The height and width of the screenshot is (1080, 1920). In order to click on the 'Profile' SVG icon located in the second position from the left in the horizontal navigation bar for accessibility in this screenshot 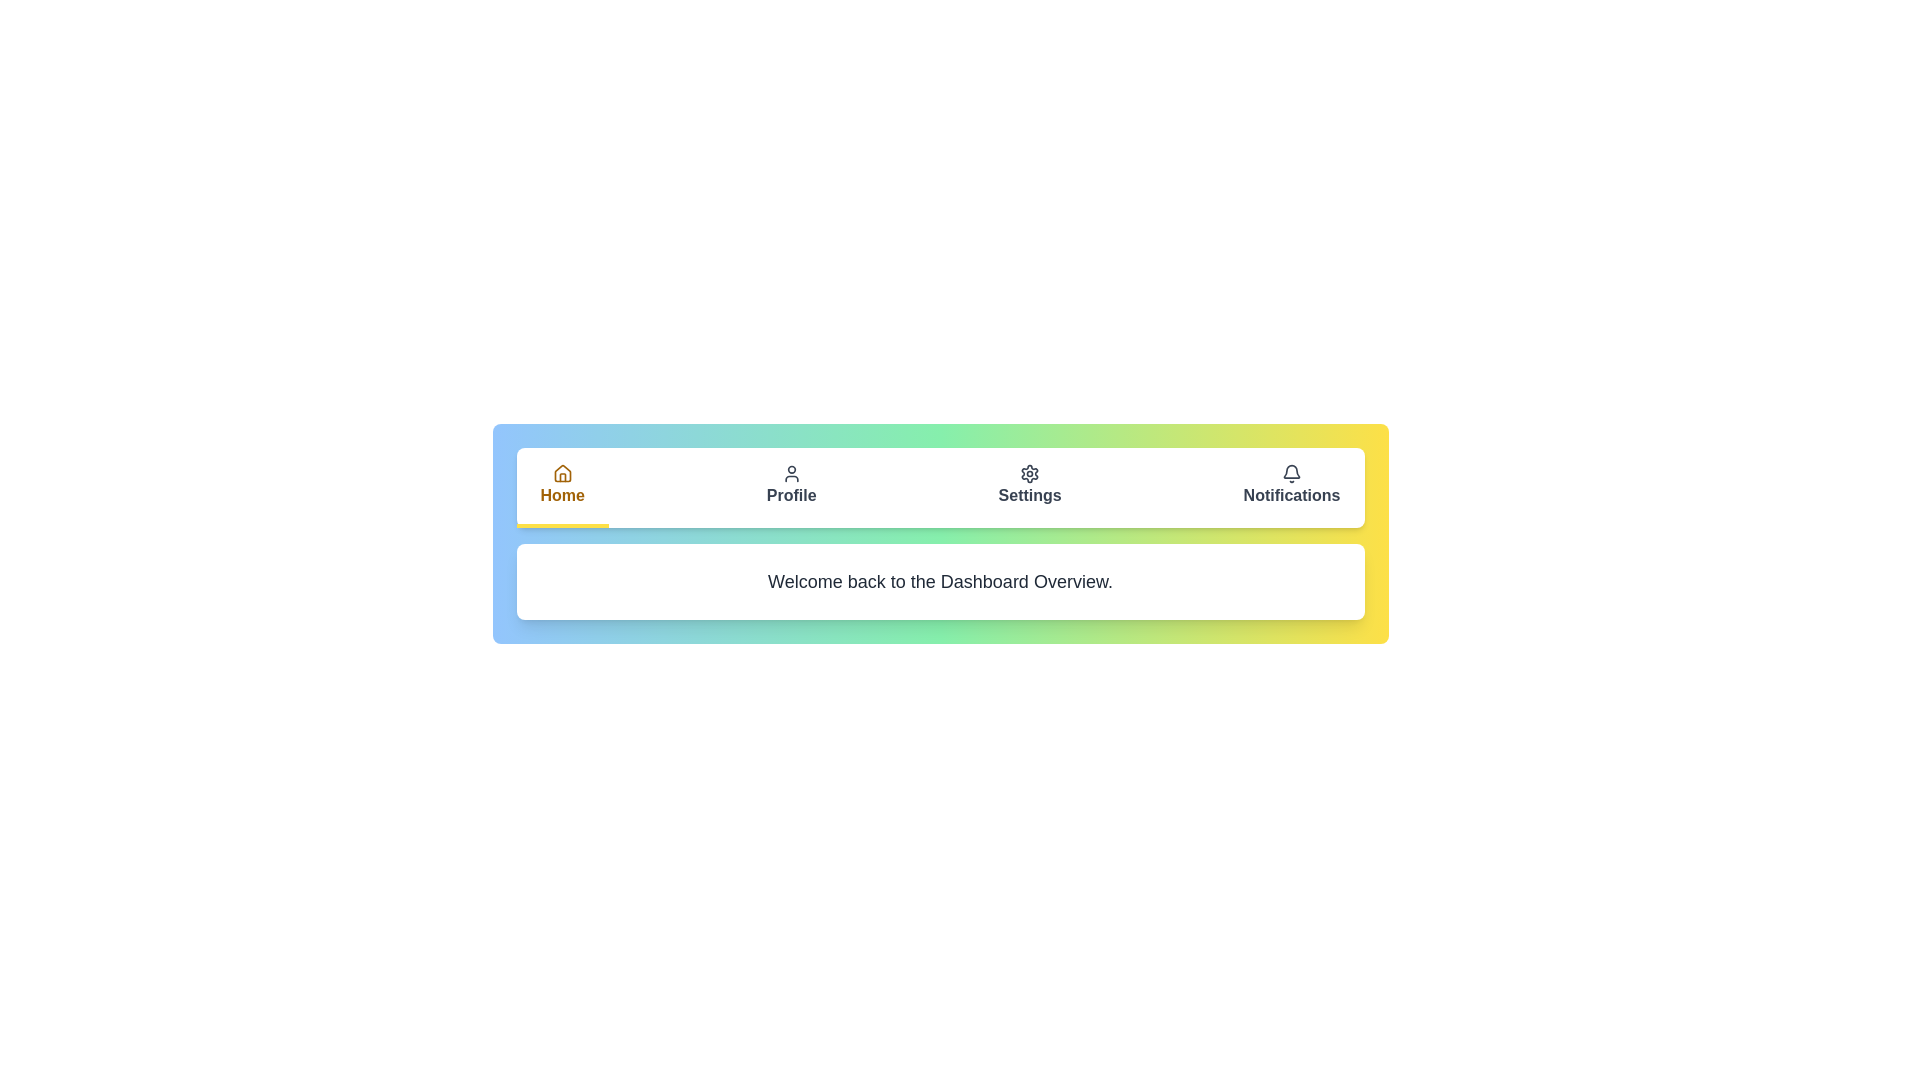, I will do `click(790, 474)`.